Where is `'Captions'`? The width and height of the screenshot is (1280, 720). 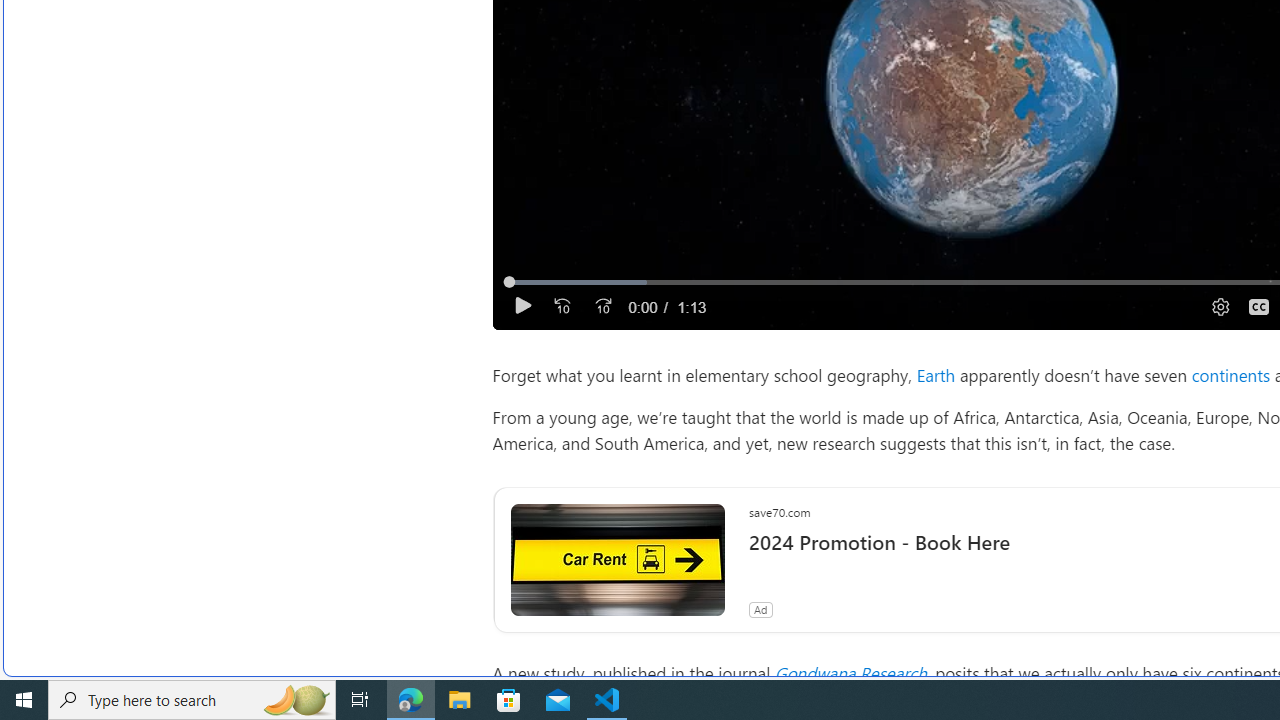 'Captions' is located at coordinates (1257, 306).